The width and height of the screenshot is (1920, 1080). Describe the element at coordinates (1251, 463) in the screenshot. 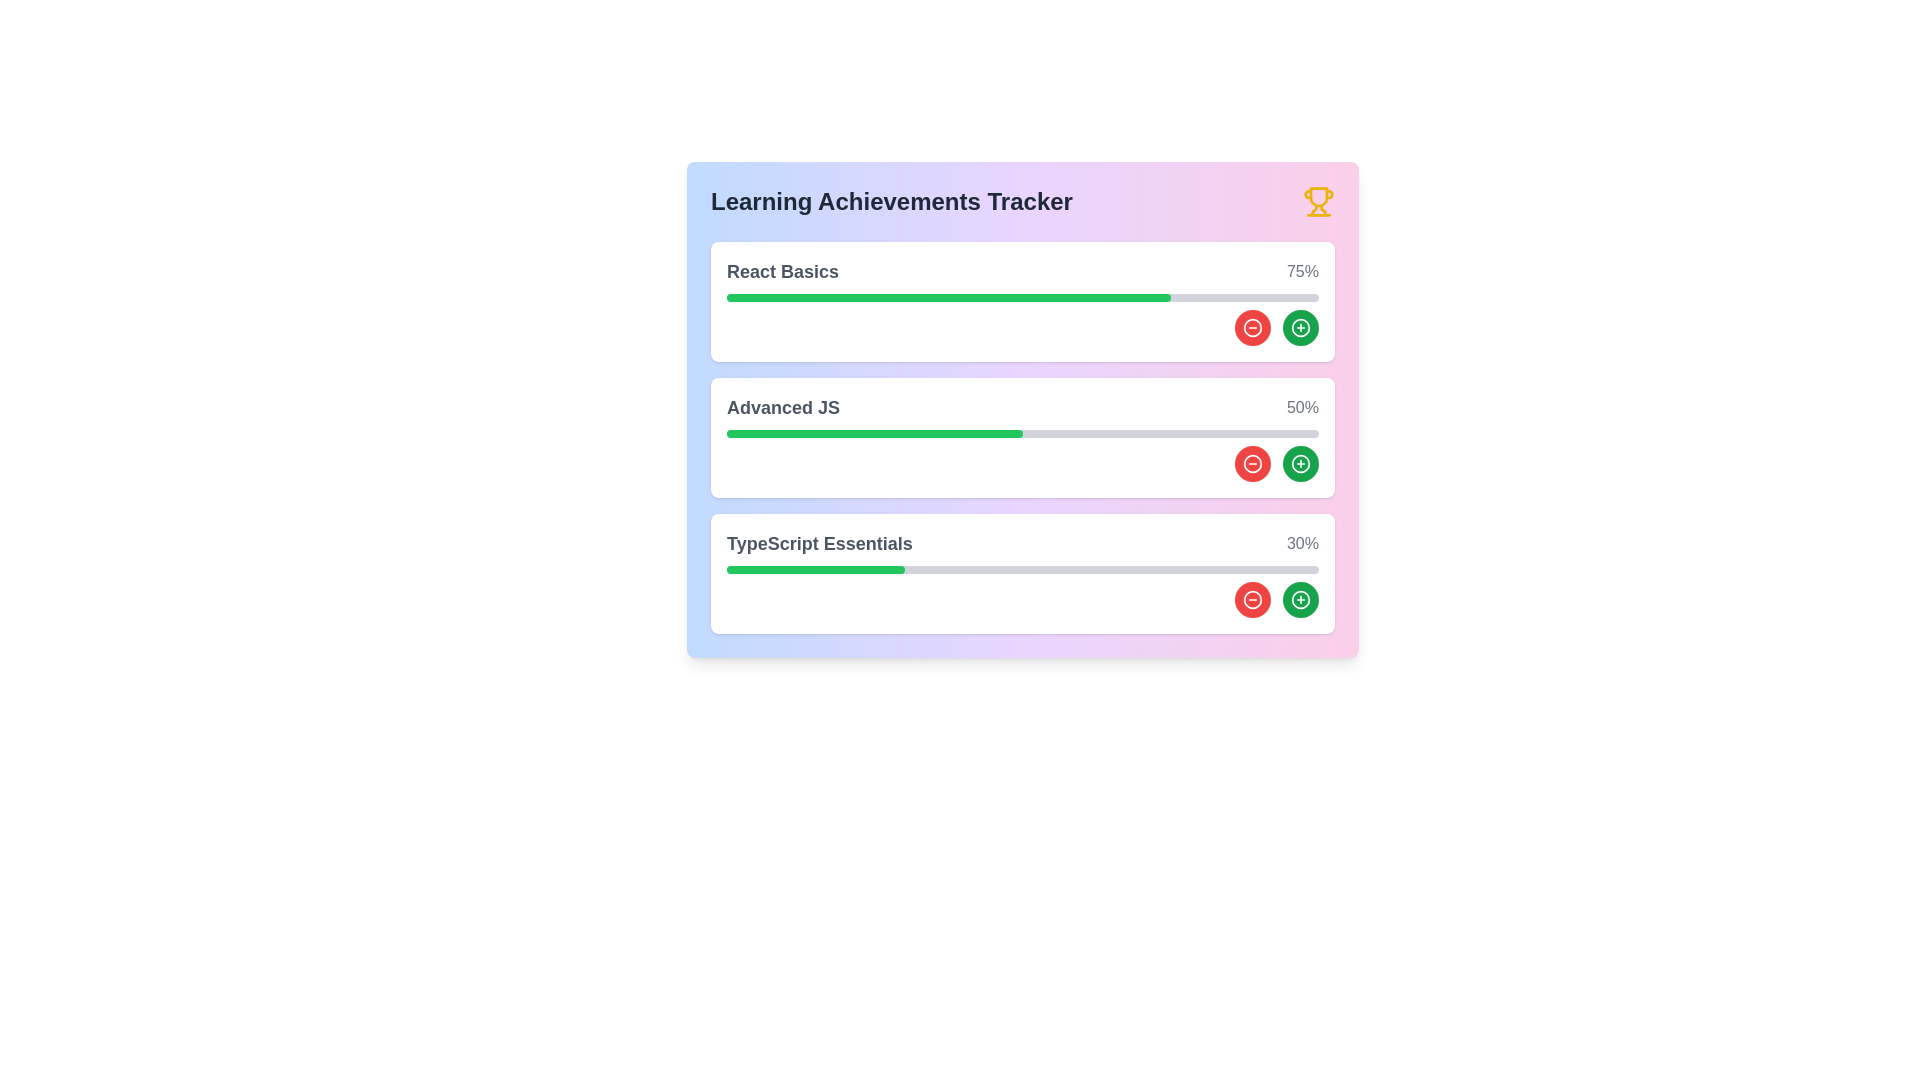

I see `the circular SVG element that serves as a button for removing or subtracting actions, located to the right of the progress bar` at that location.